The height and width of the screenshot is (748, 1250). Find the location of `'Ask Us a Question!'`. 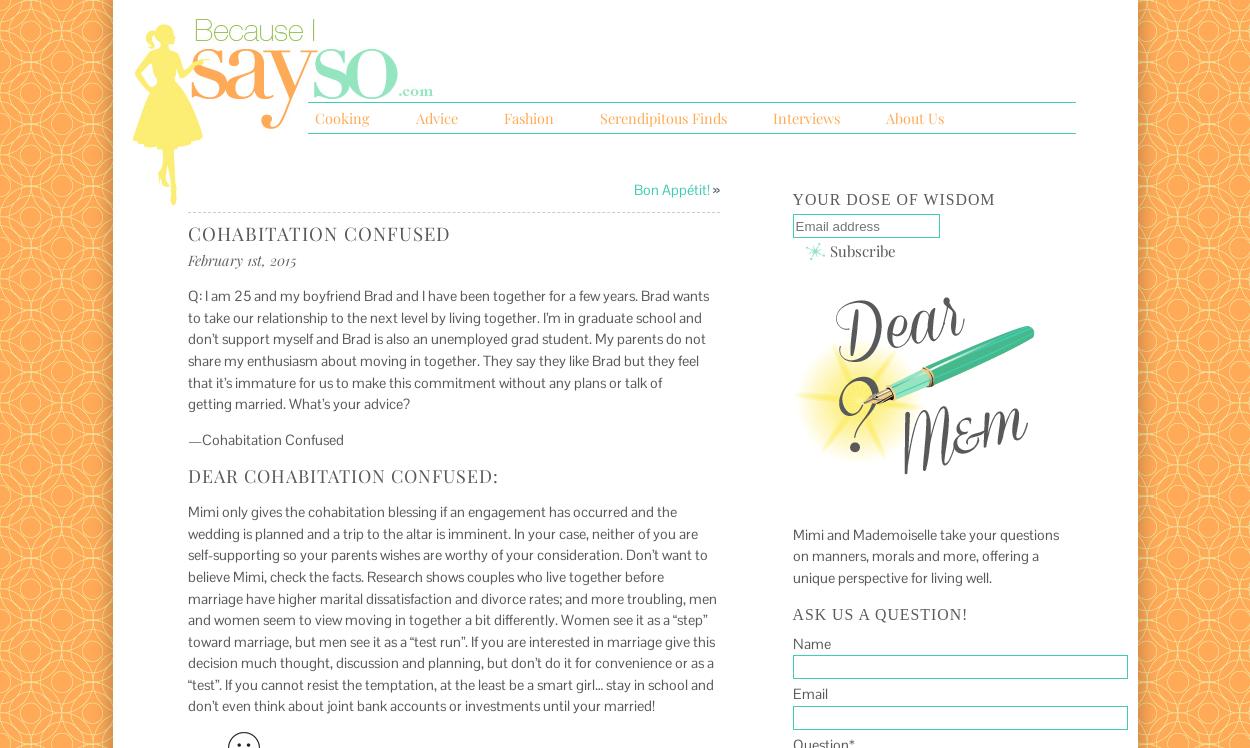

'Ask Us a Question!' is located at coordinates (880, 612).